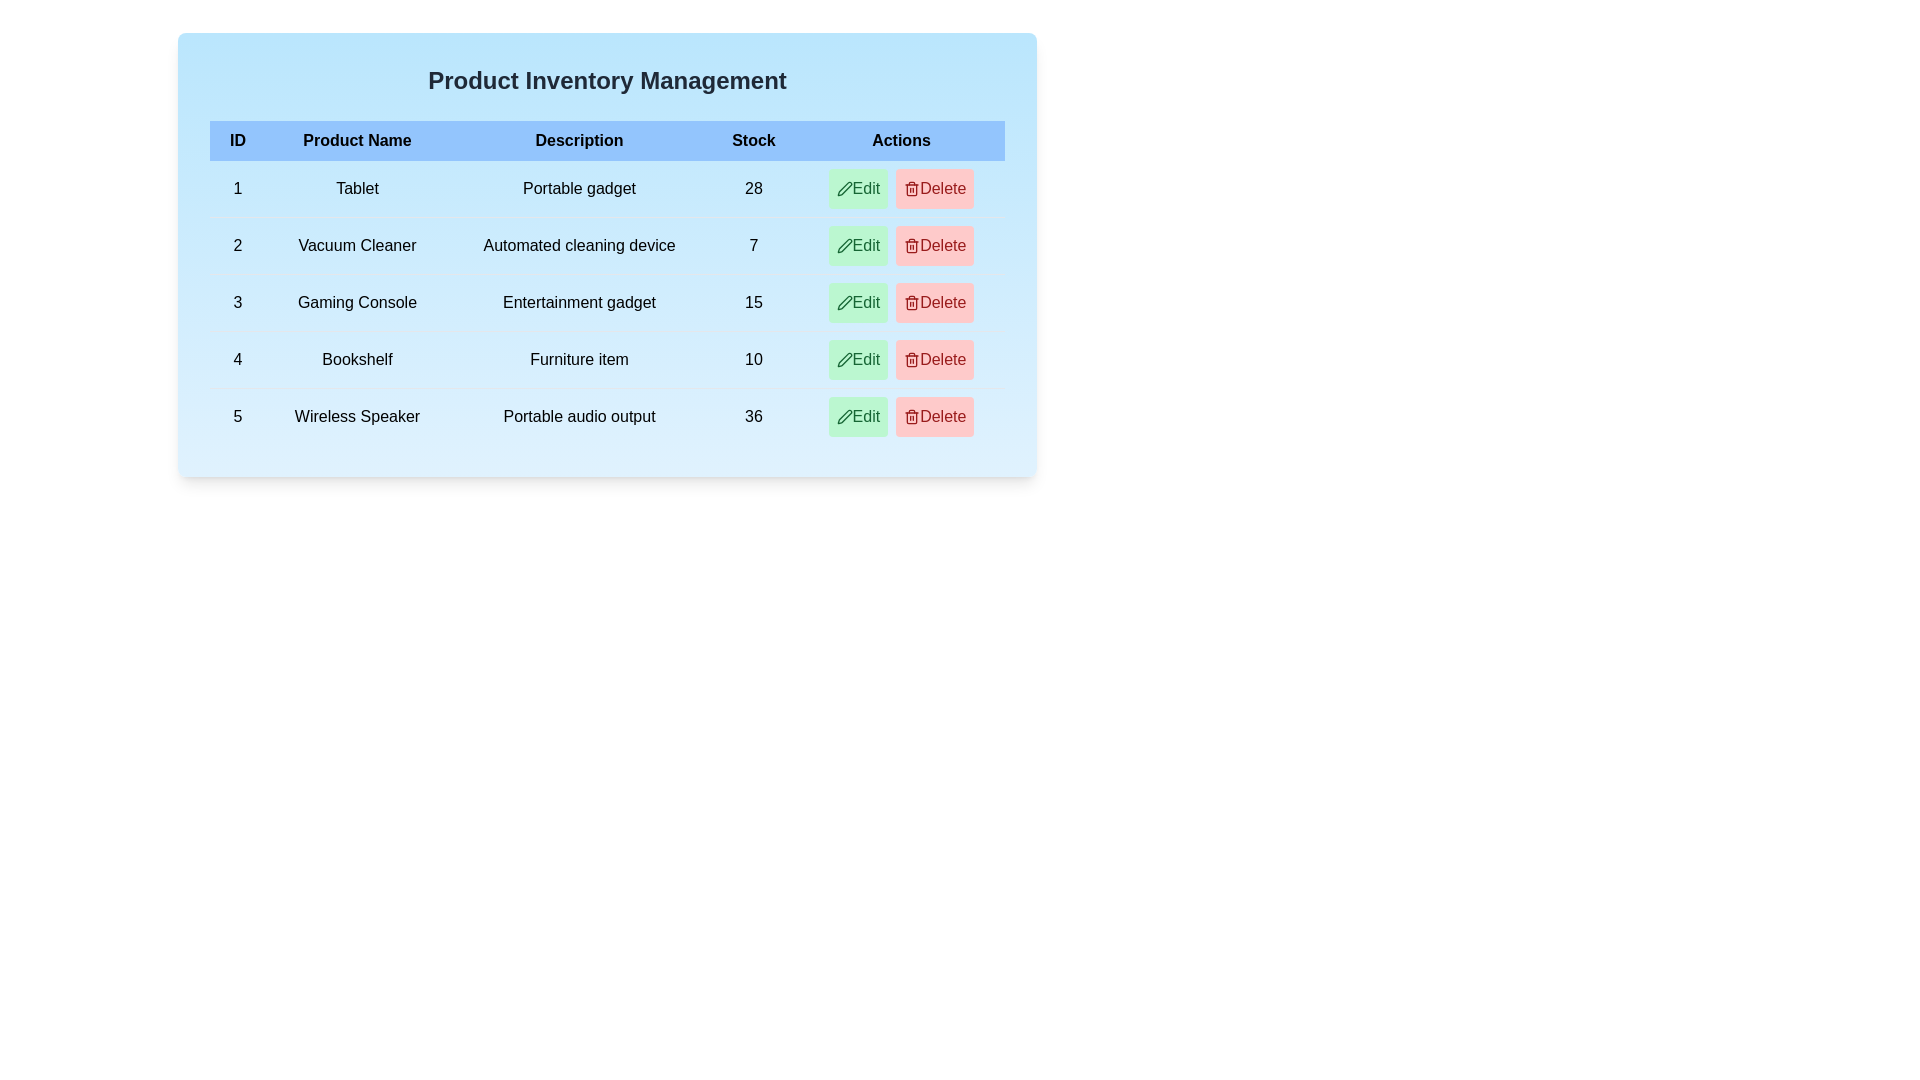 The width and height of the screenshot is (1920, 1080). I want to click on the 'Edit' icon button located in the last row of the table under the 'Actions' column, so click(844, 415).